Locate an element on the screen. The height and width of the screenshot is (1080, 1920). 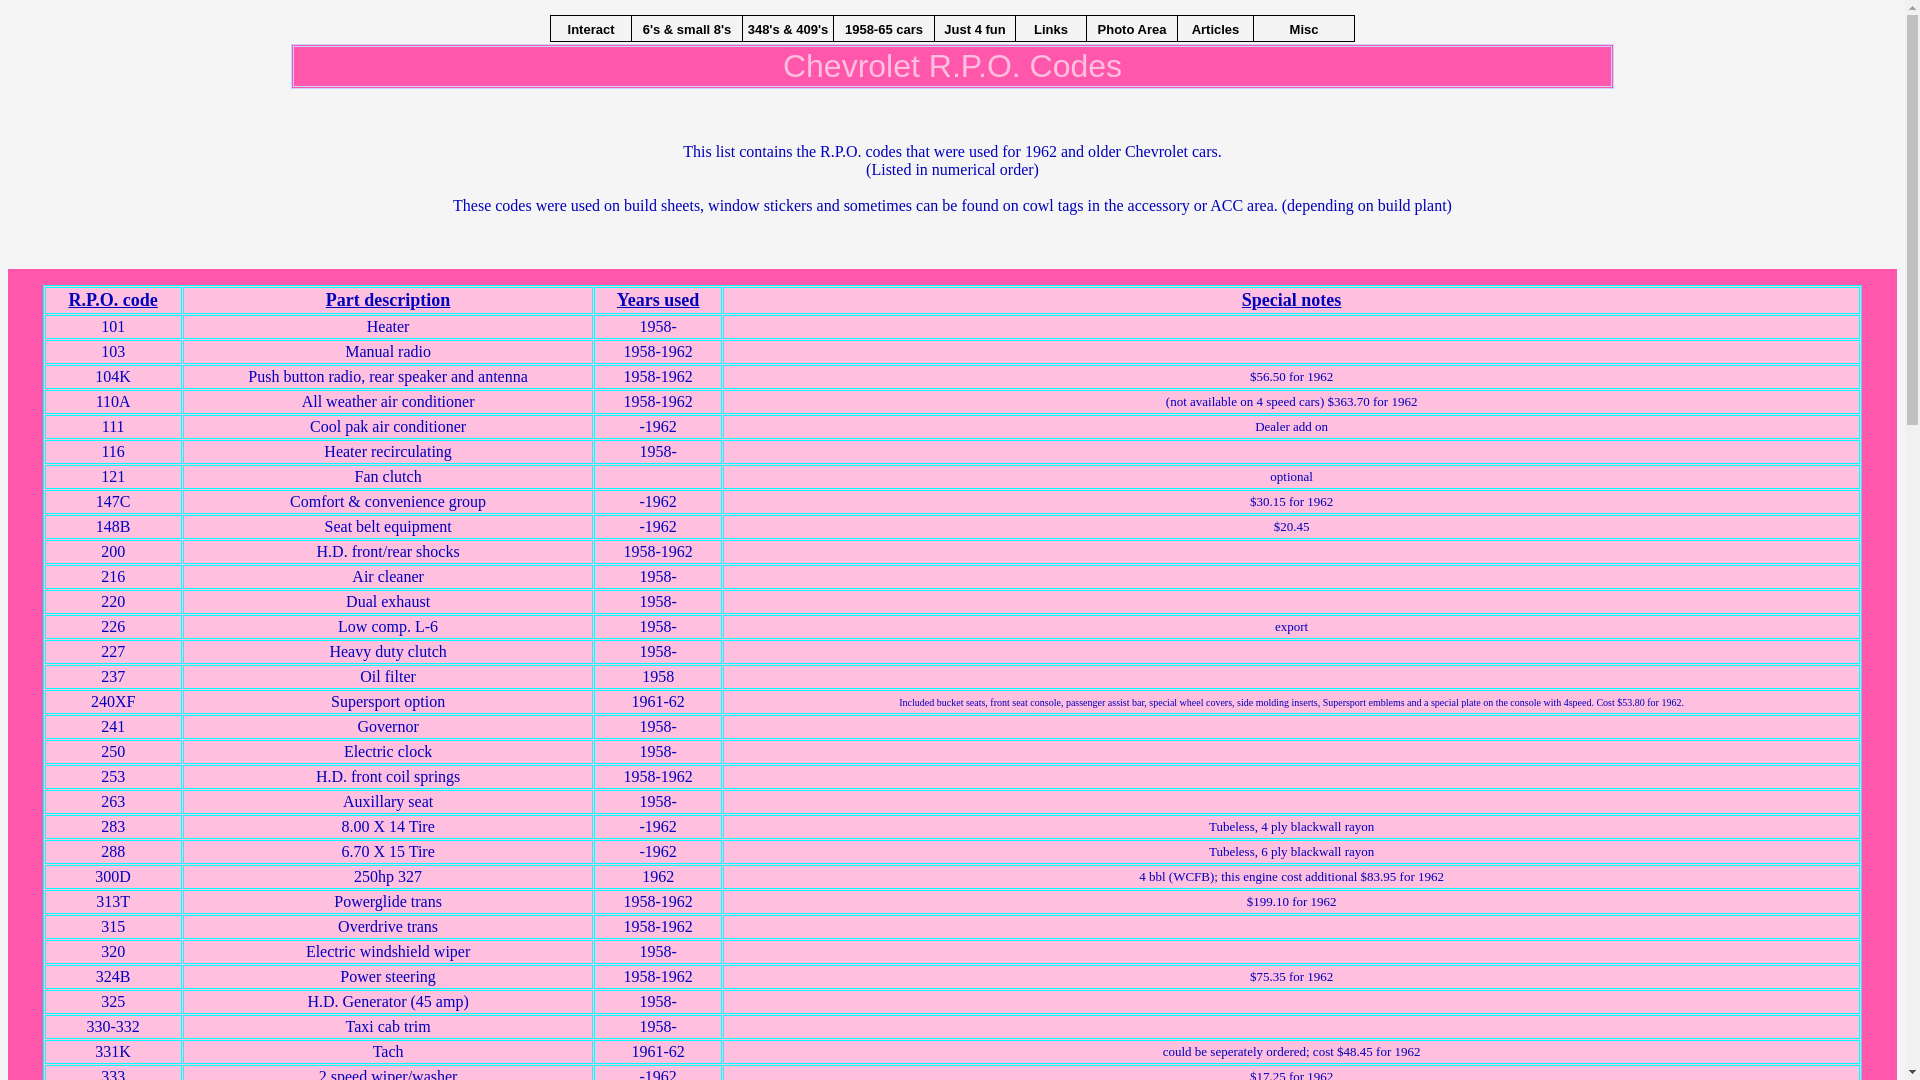
'348's & 409's' is located at coordinates (786, 28).